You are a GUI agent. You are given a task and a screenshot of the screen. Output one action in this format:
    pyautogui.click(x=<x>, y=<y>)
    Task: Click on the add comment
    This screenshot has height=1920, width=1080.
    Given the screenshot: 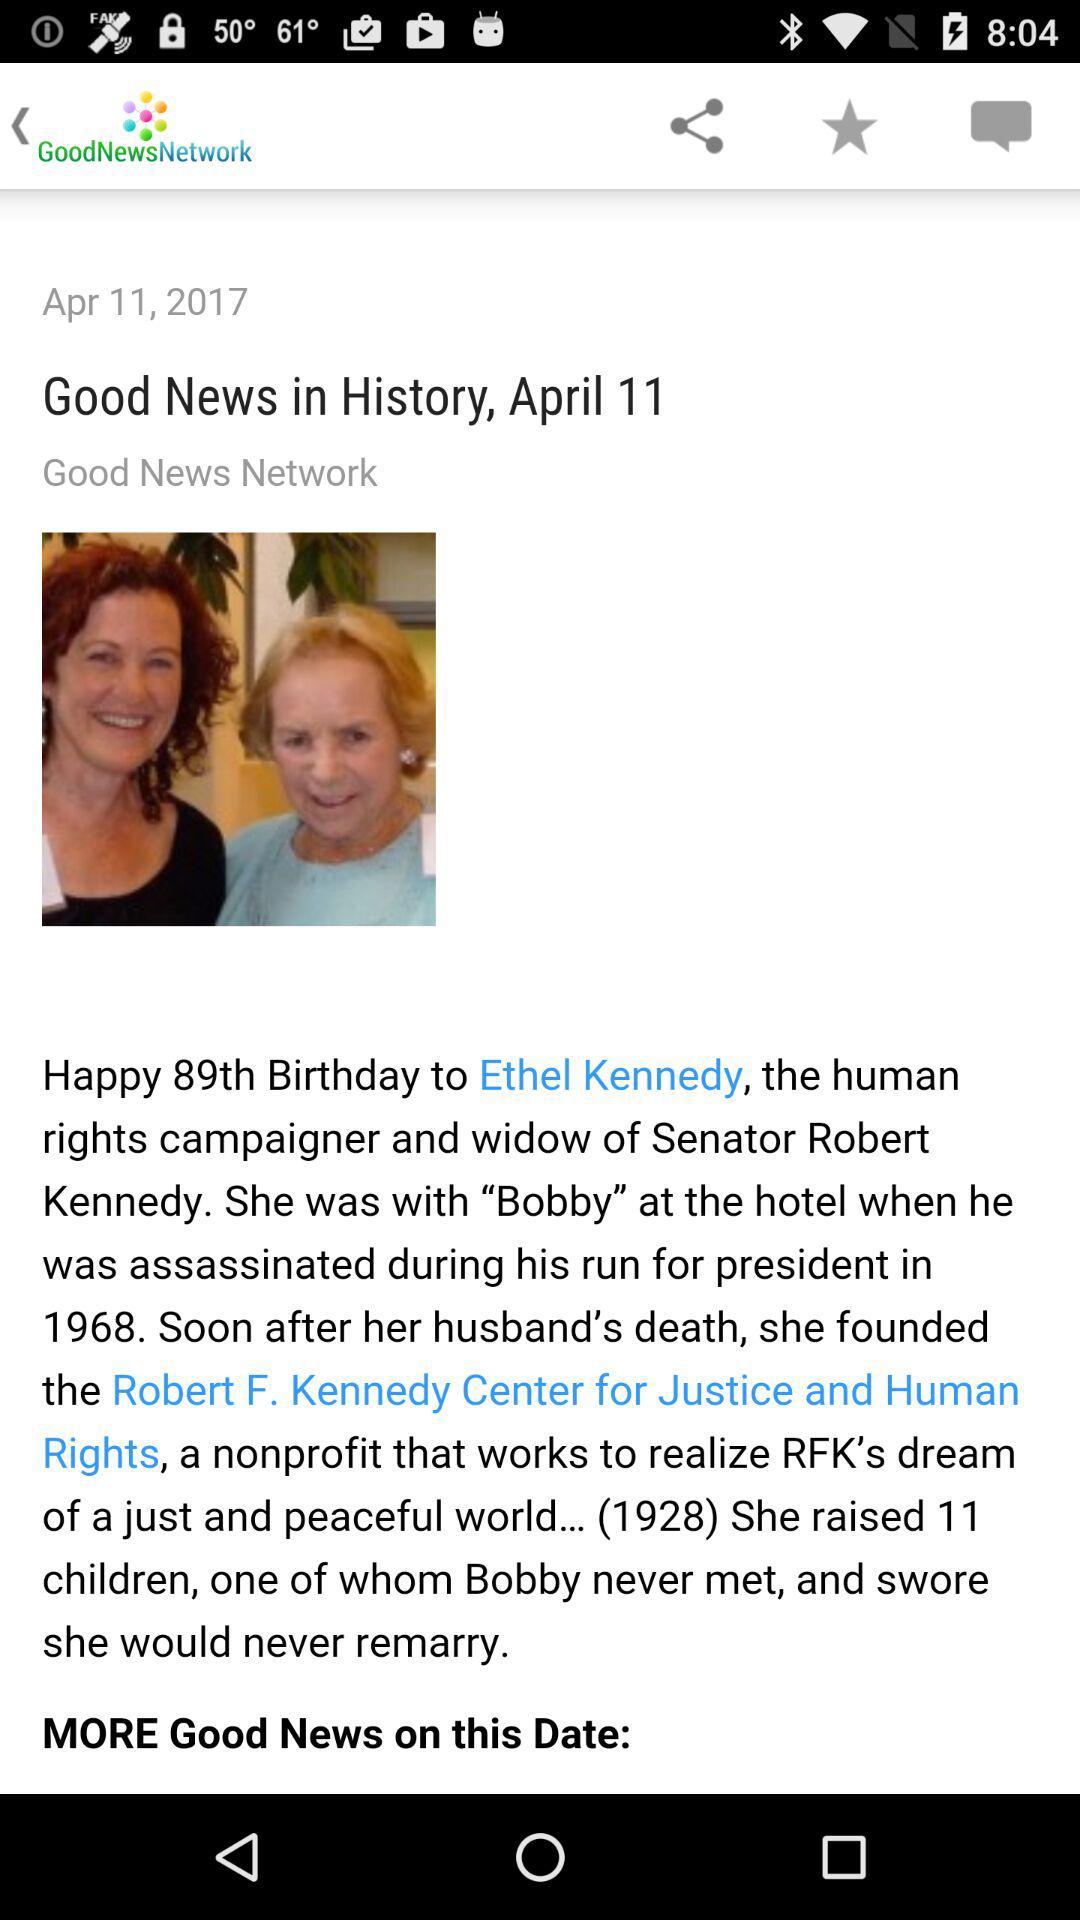 What is the action you would take?
    pyautogui.click(x=1000, y=124)
    